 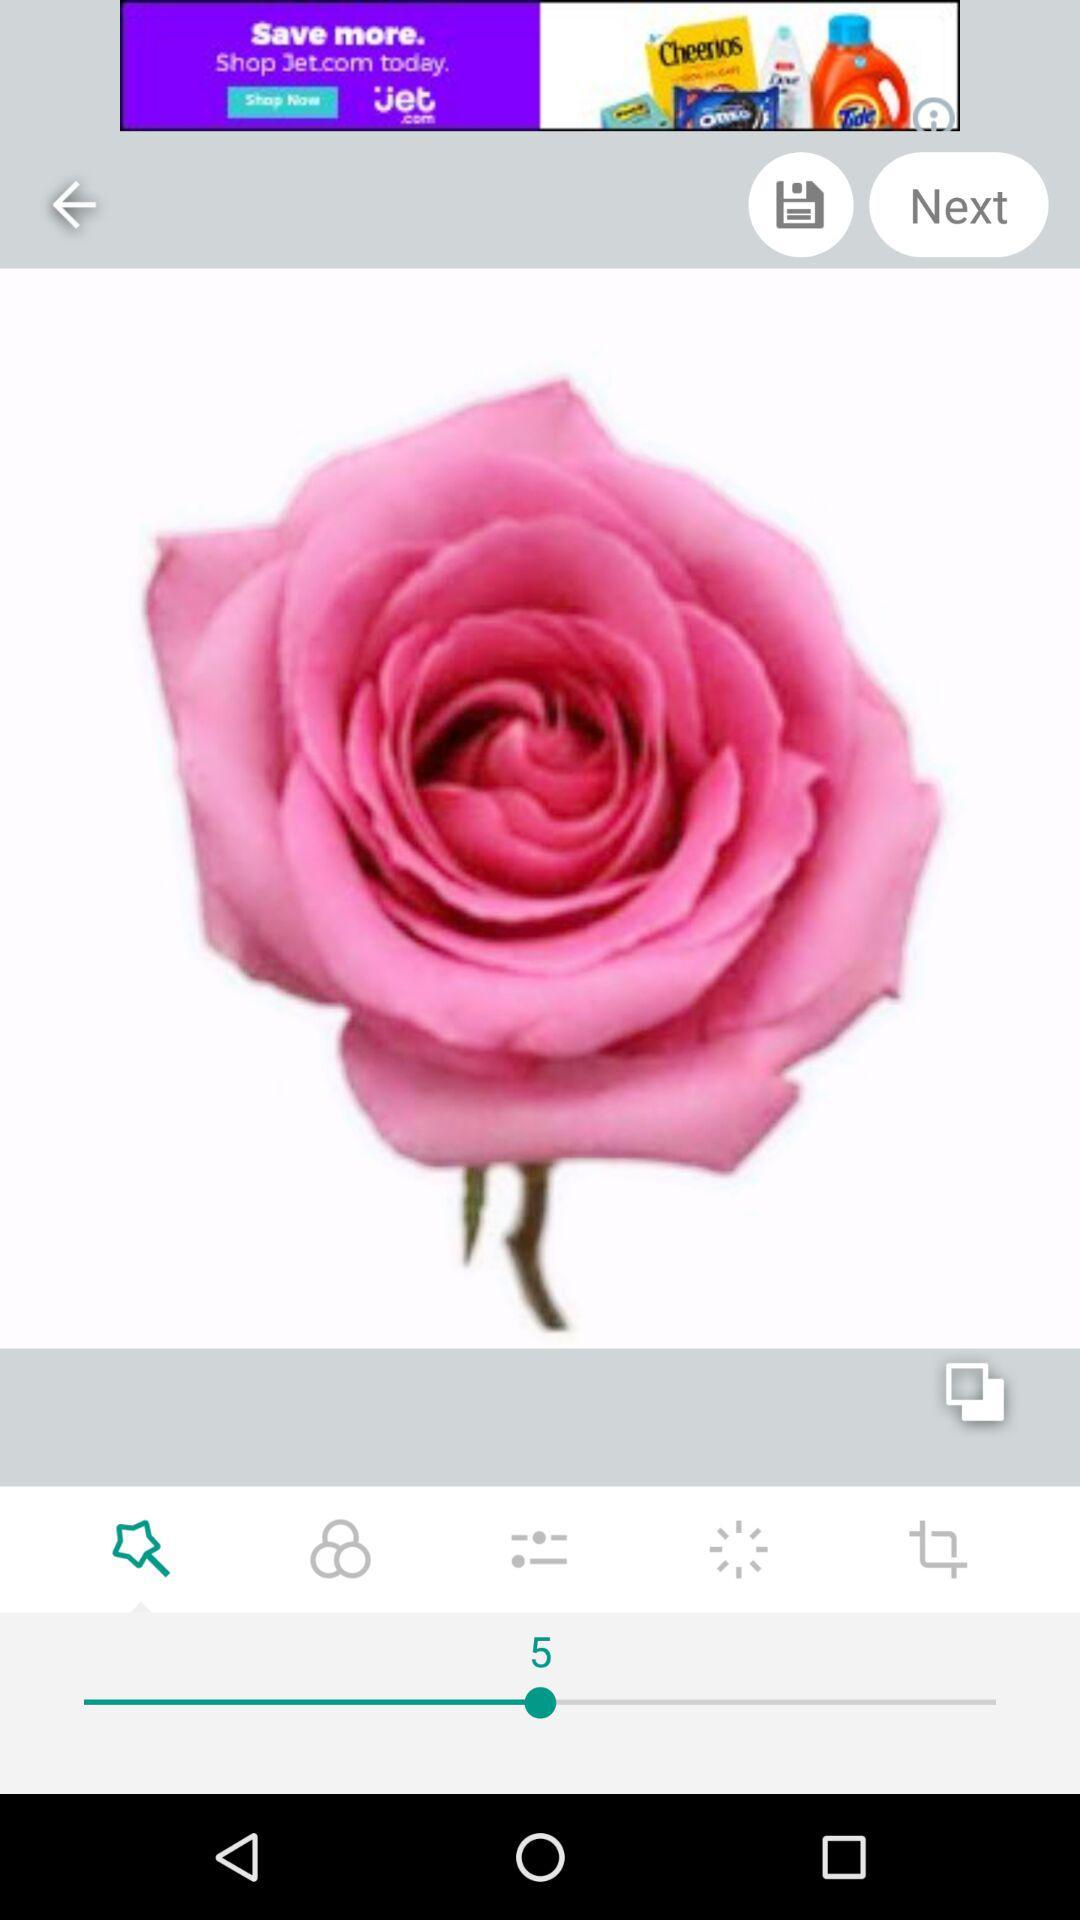 What do you see at coordinates (938, 1548) in the screenshot?
I see `the add icon` at bounding box center [938, 1548].